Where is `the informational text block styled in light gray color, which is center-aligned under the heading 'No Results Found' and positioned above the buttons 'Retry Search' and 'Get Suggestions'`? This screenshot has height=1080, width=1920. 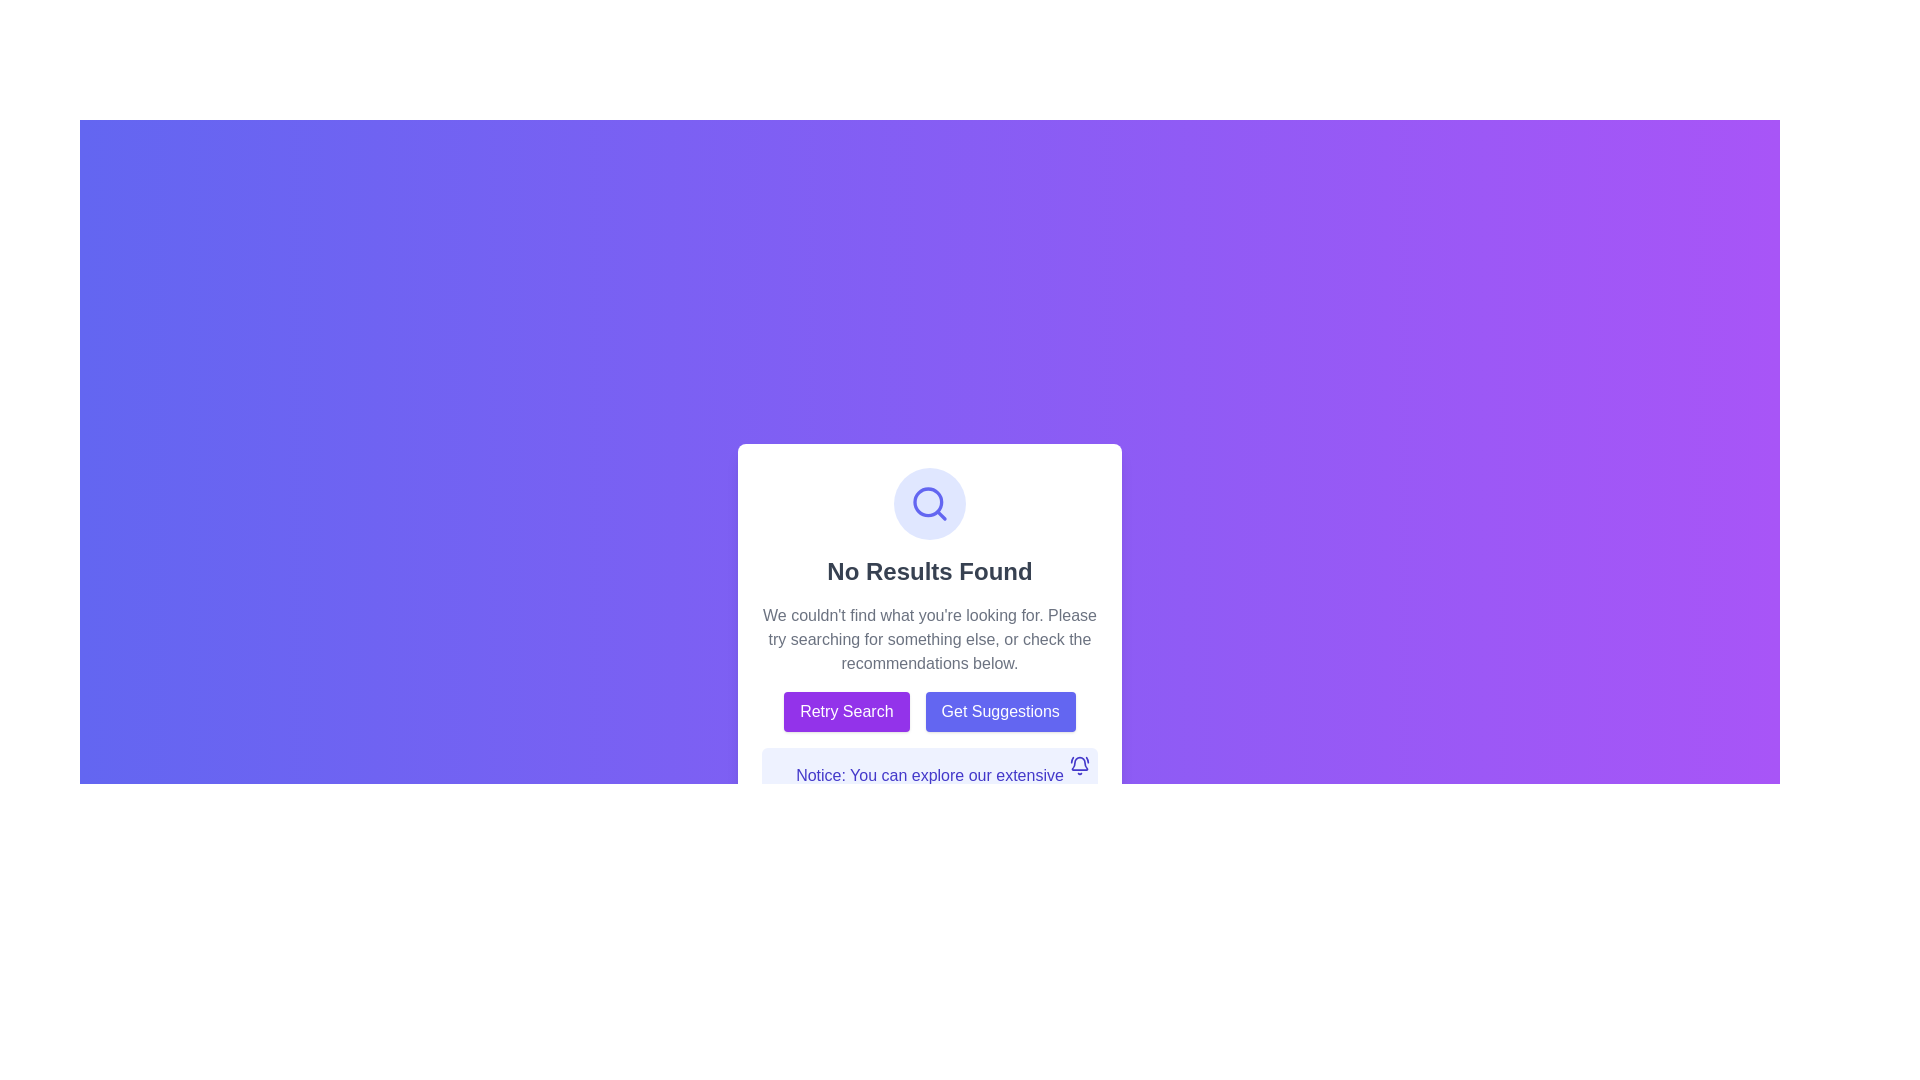 the informational text block styled in light gray color, which is center-aligned under the heading 'No Results Found' and positioned above the buttons 'Retry Search' and 'Get Suggestions' is located at coordinates (929, 640).